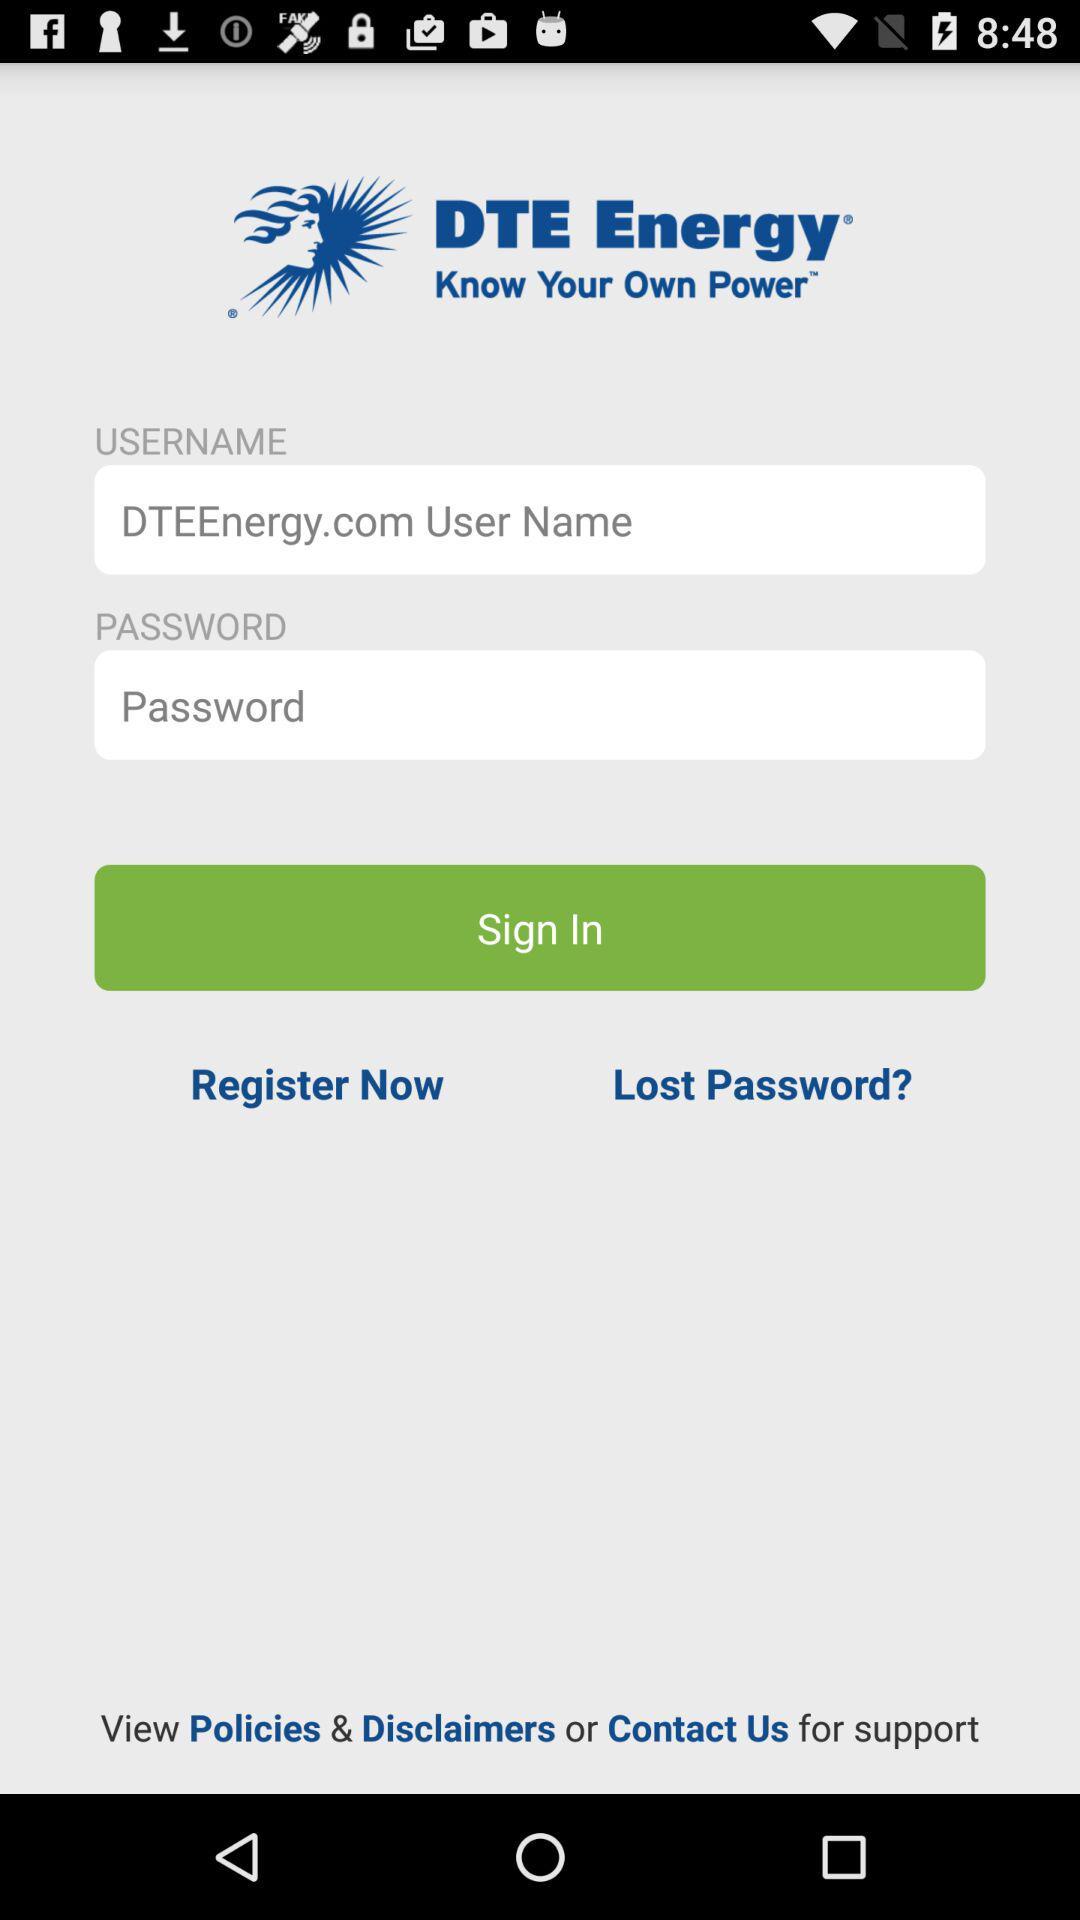 This screenshot has height=1920, width=1080. I want to click on the item above the view policies disclaimers app, so click(762, 1082).